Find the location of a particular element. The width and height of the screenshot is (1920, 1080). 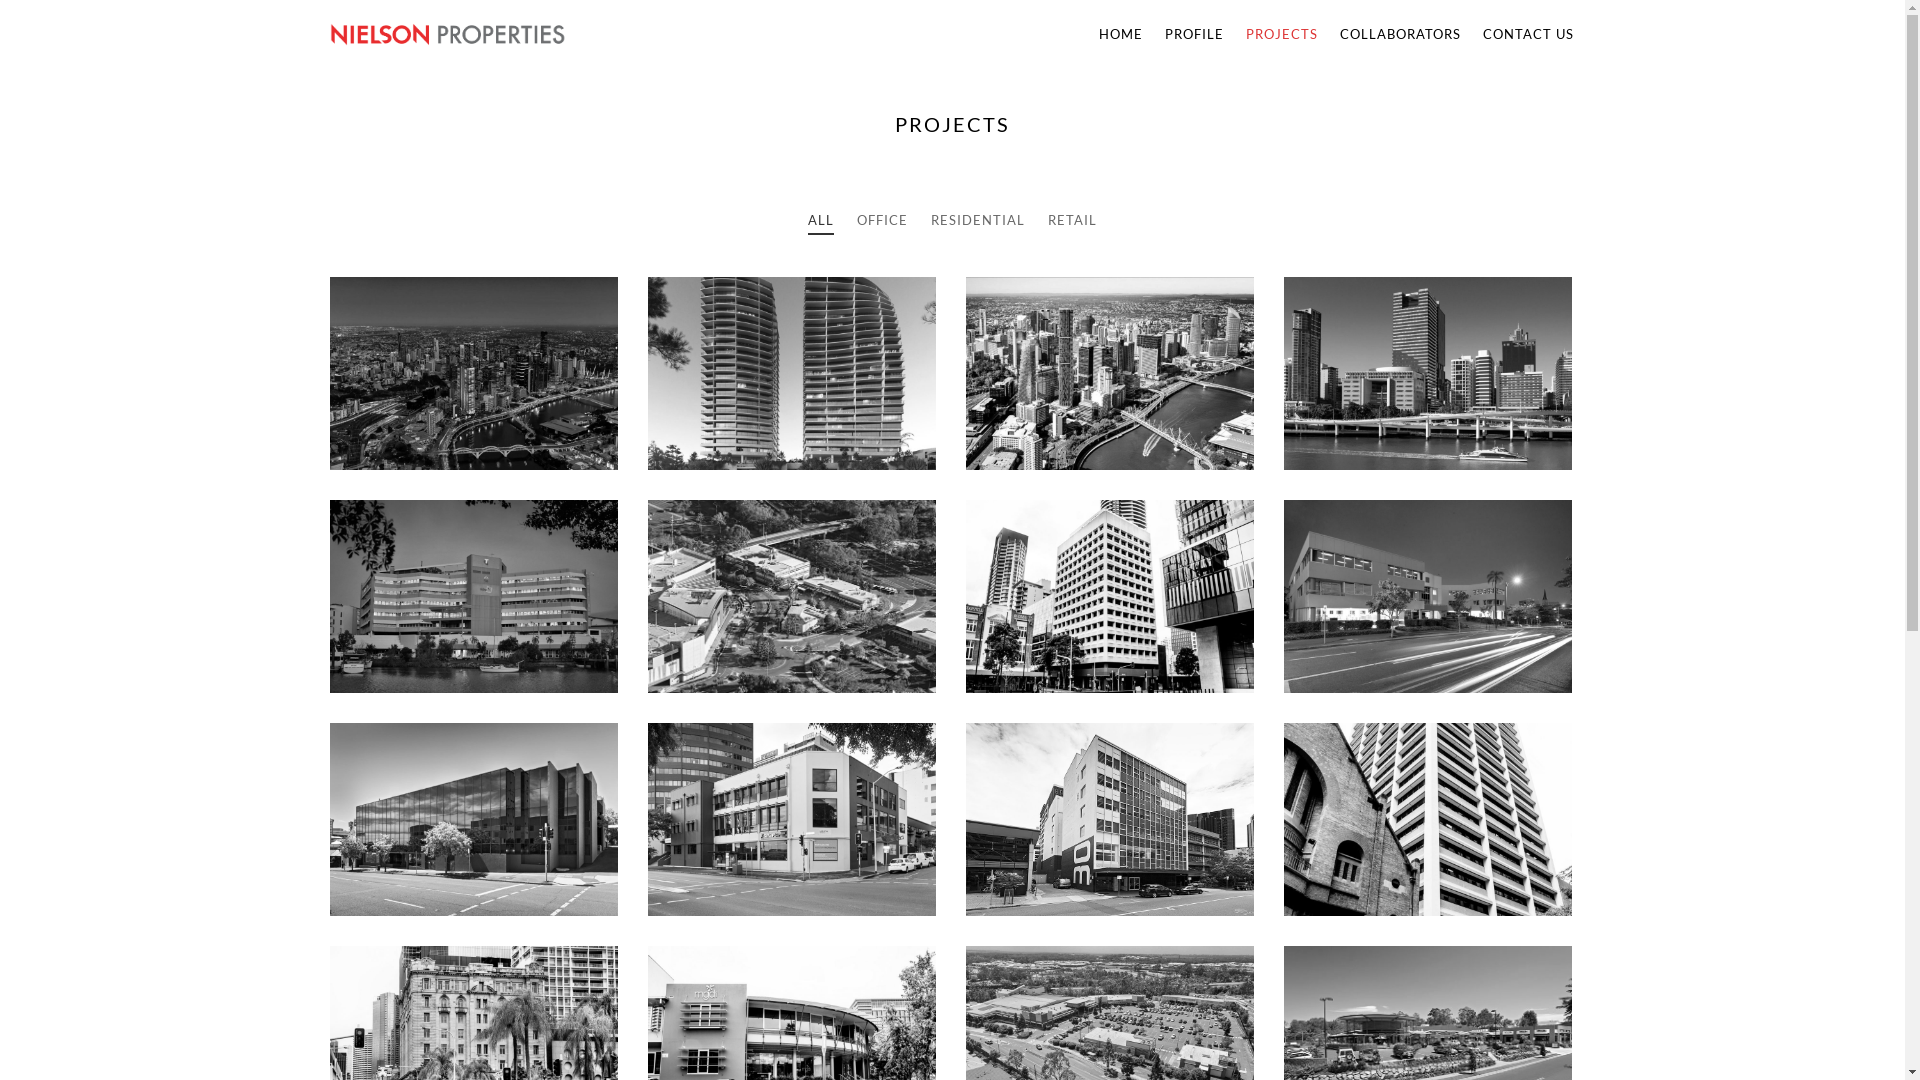

'ALL' is located at coordinates (807, 219).